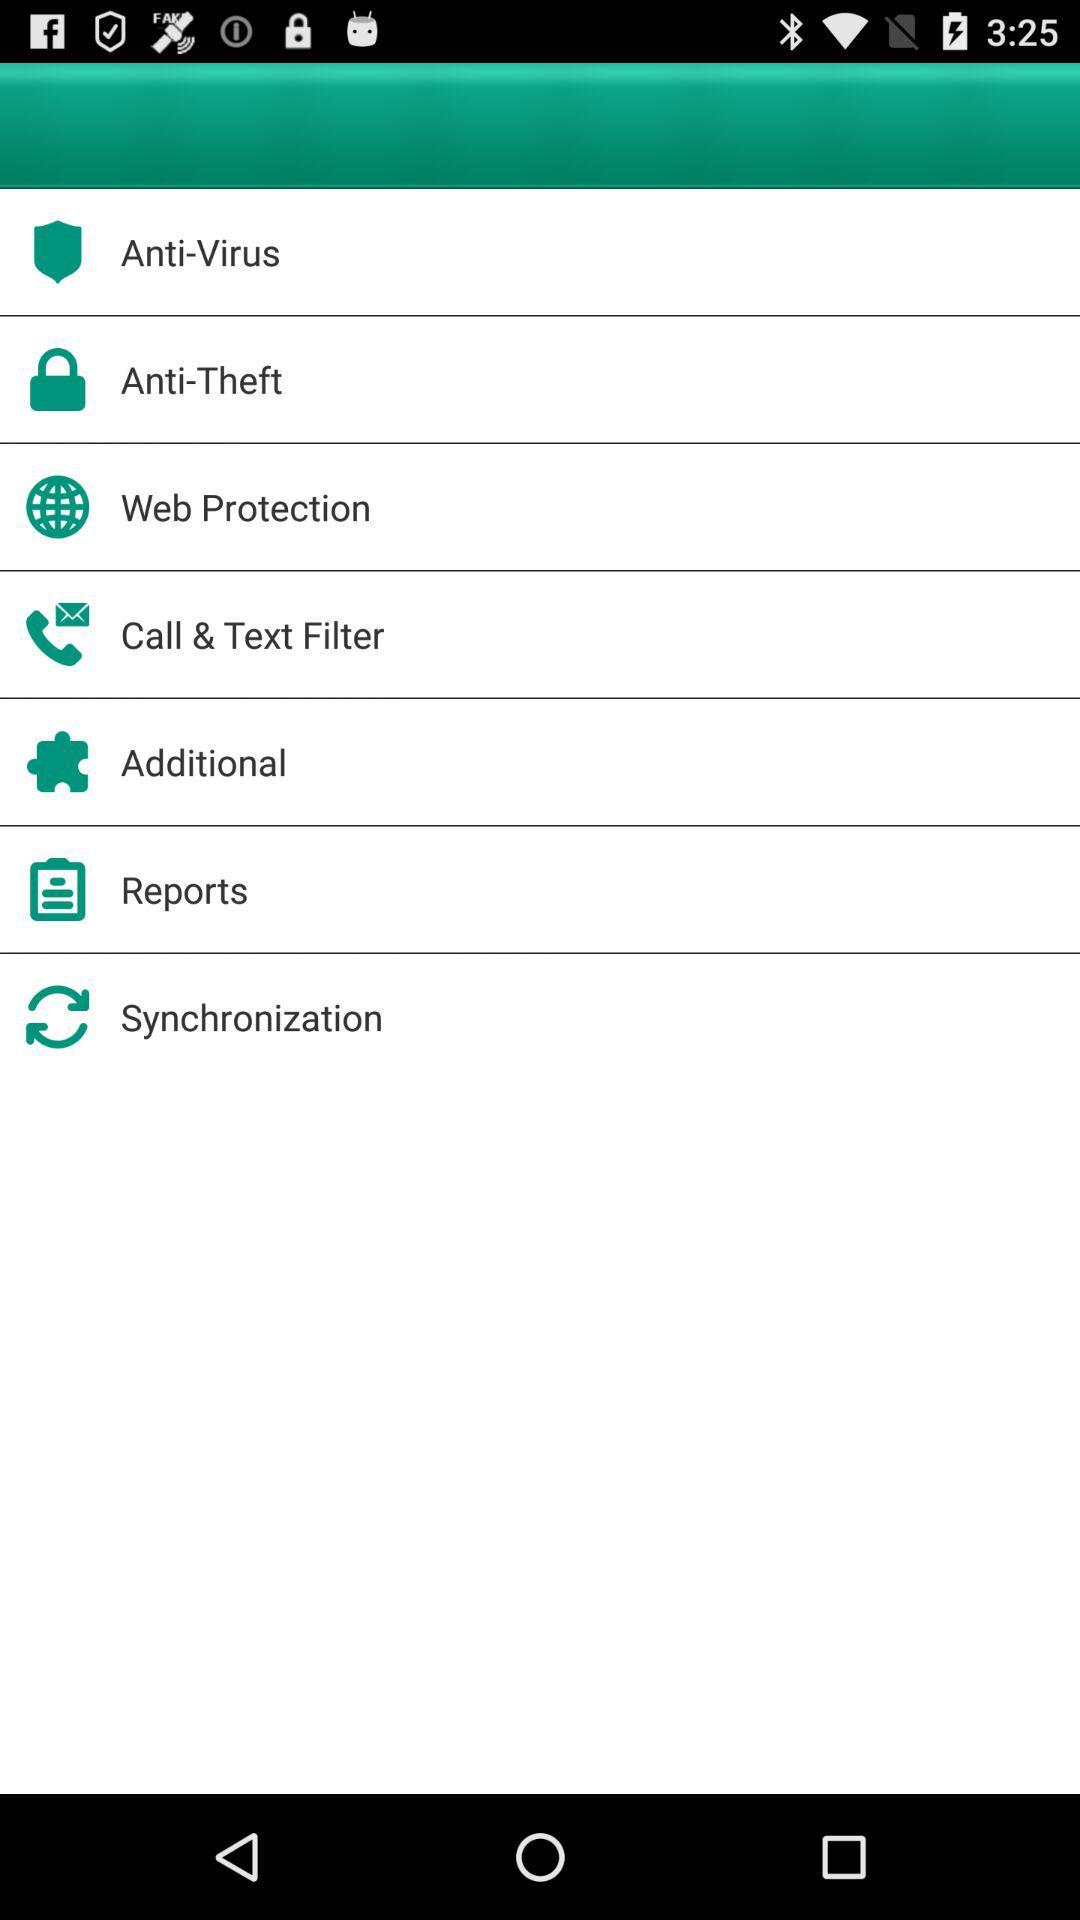  Describe the element at coordinates (251, 633) in the screenshot. I see `the call & text filter app` at that location.